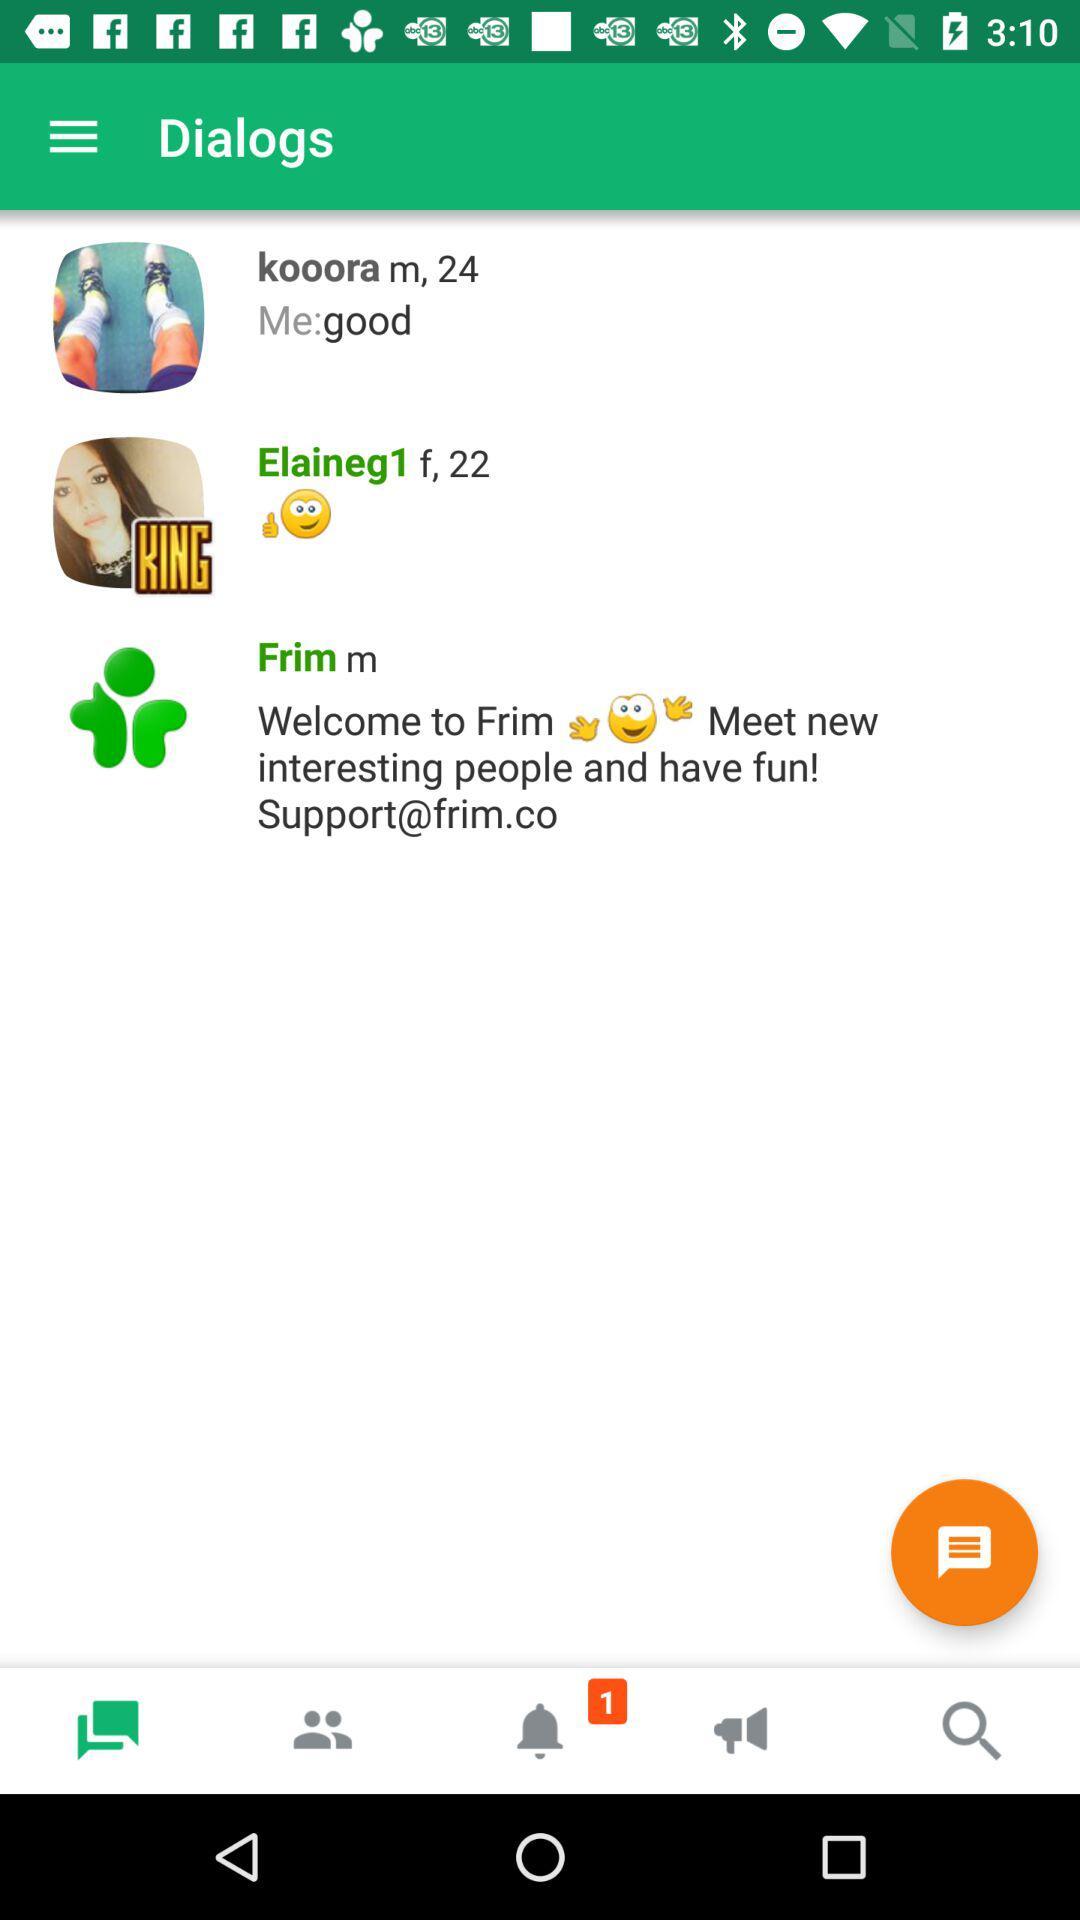  I want to click on the kooora icon, so click(312, 260).